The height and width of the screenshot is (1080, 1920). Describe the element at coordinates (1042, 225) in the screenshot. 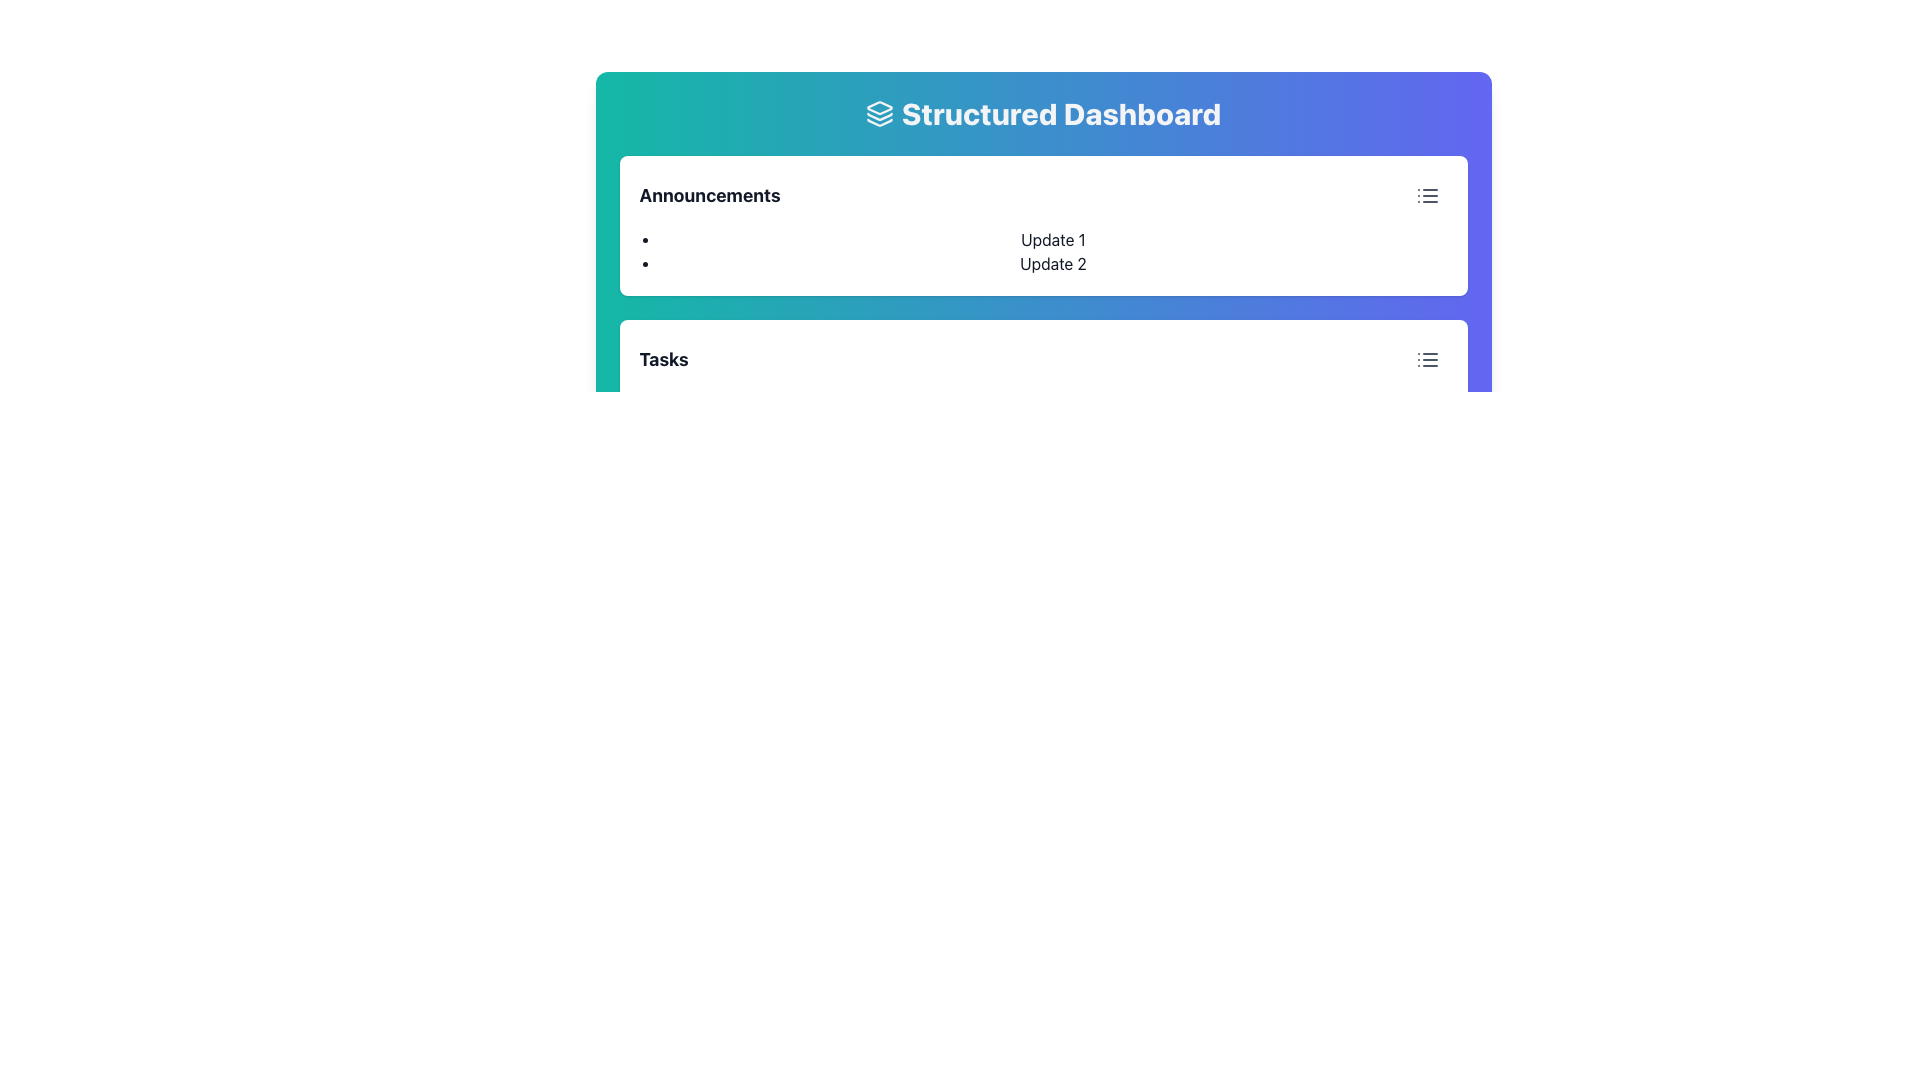

I see `the updates in the 'Announcements' informational panel, which contains a list of updates labeled 'Update 1' and 'Update 2'` at that location.